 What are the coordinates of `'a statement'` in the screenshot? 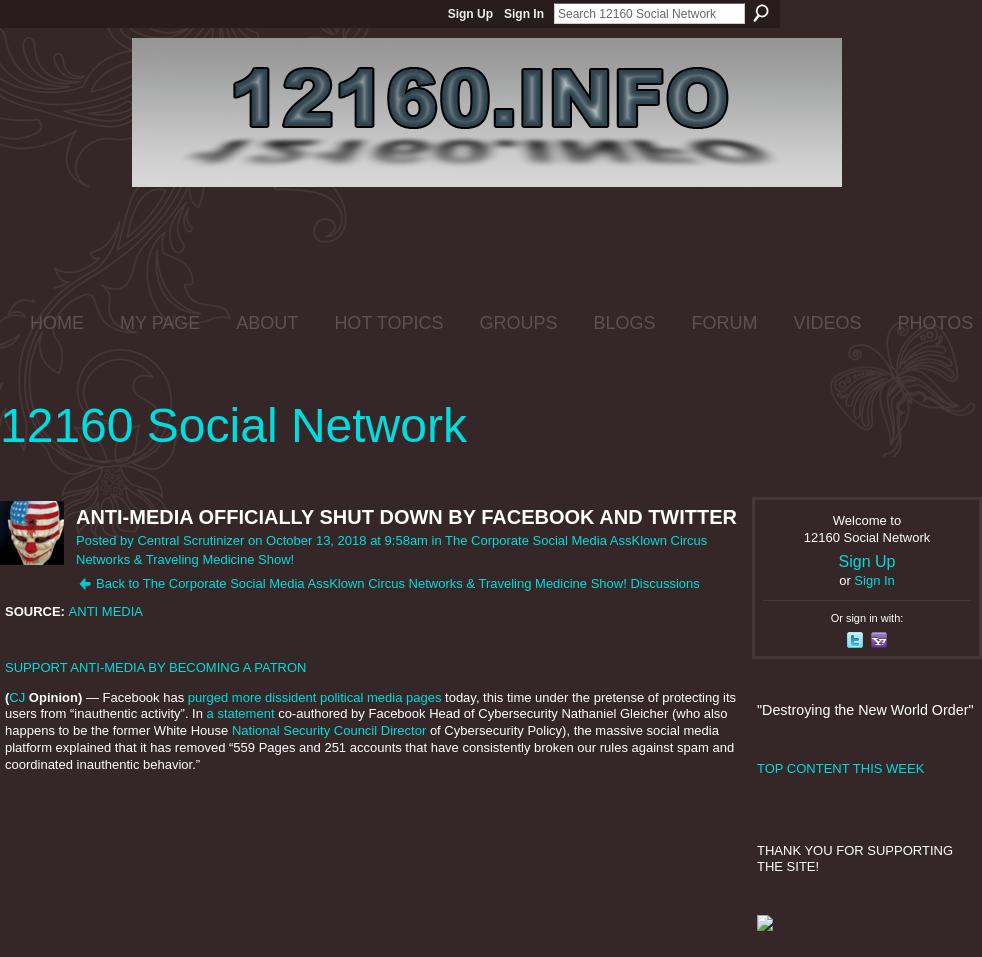 It's located at (239, 713).